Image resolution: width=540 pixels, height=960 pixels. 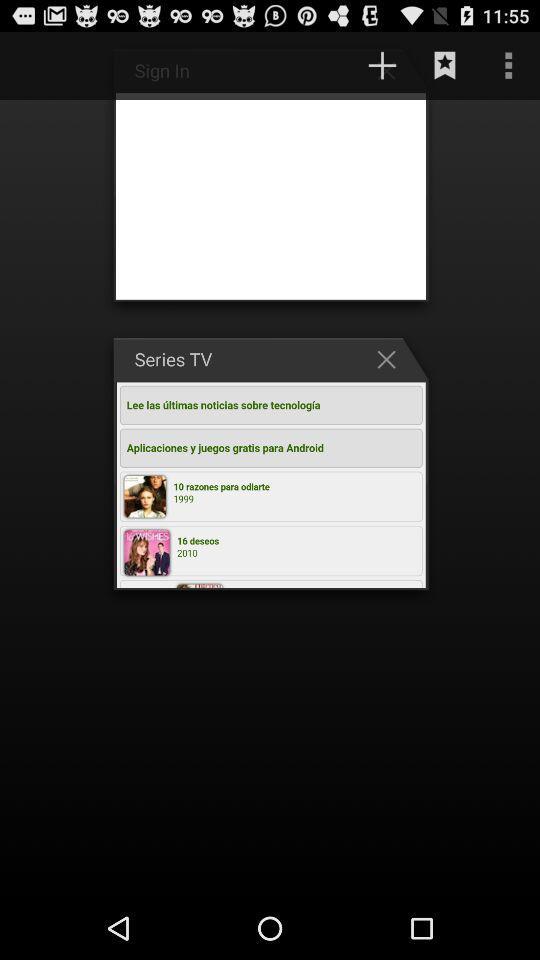 What do you see at coordinates (41, 65) in the screenshot?
I see `item at the top left corner` at bounding box center [41, 65].